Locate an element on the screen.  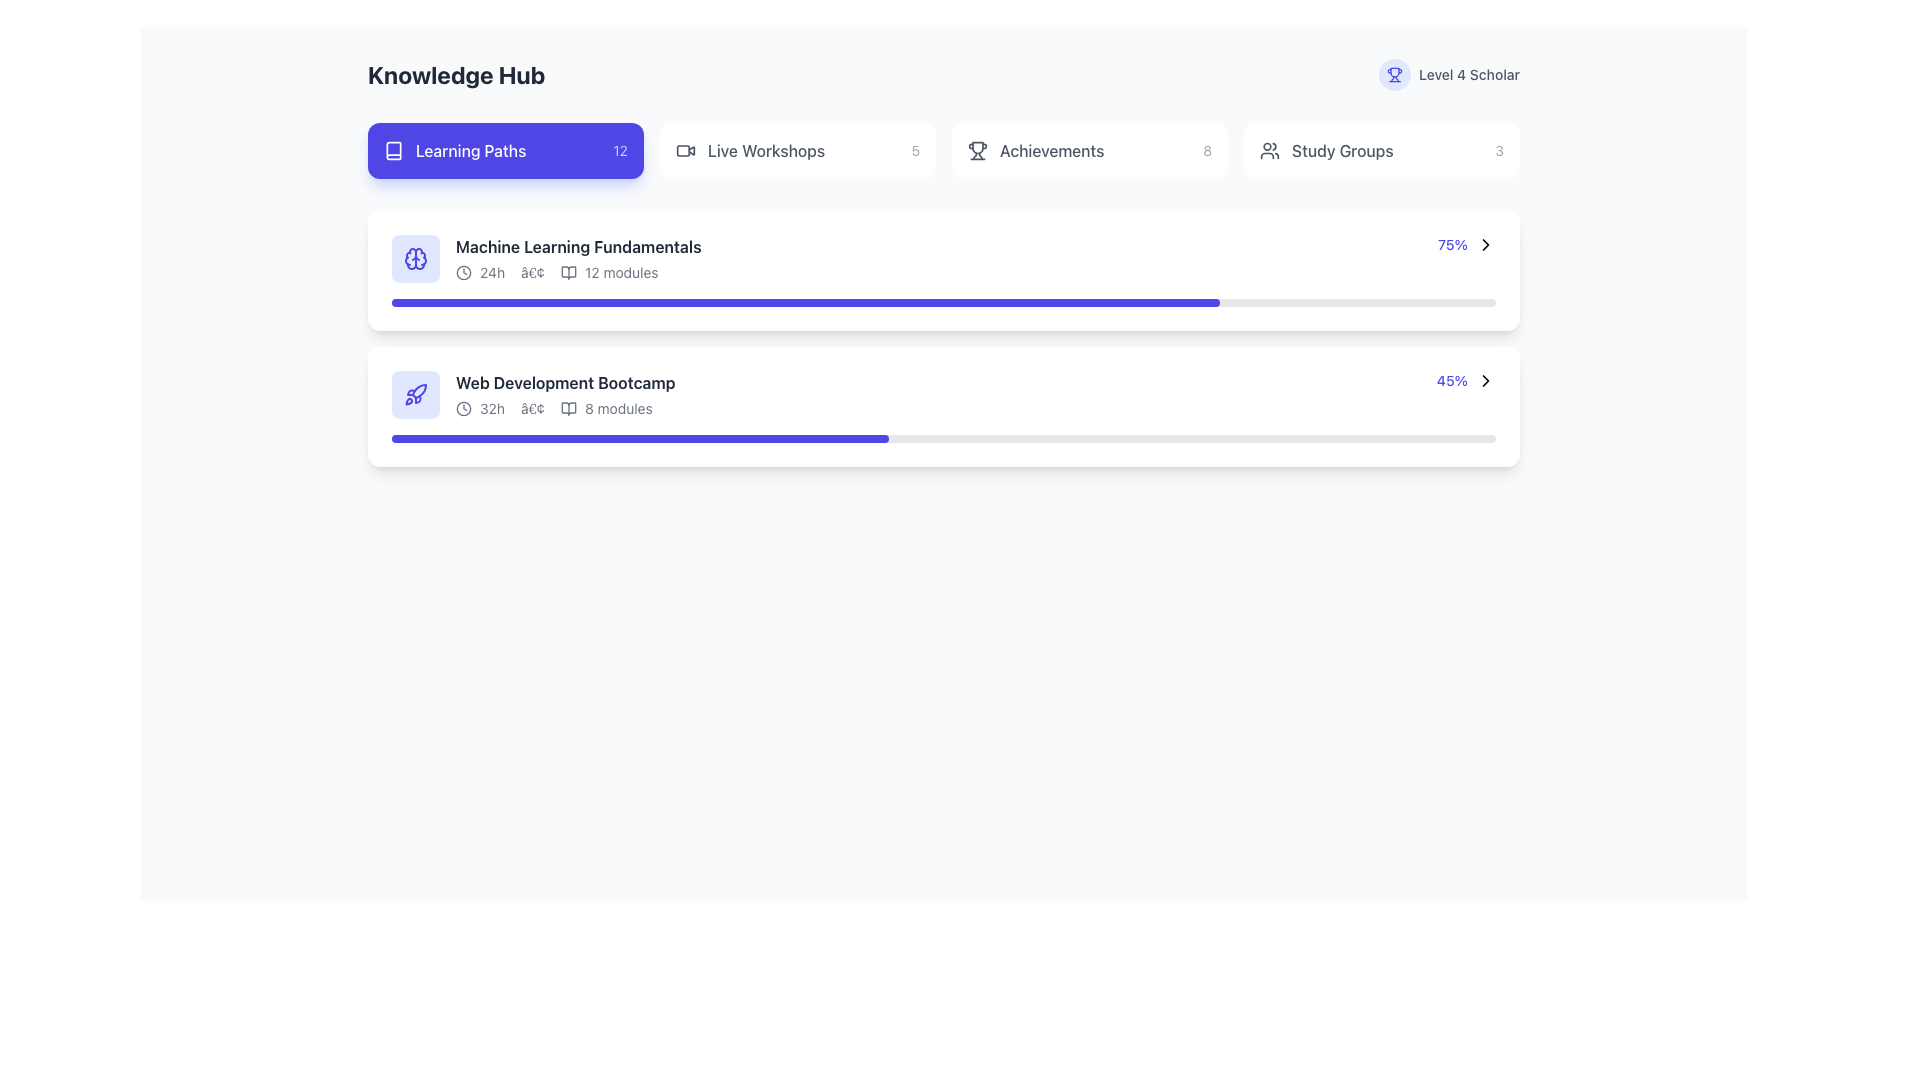
the 'Machine Learning Fundamentals' text block is located at coordinates (577, 257).